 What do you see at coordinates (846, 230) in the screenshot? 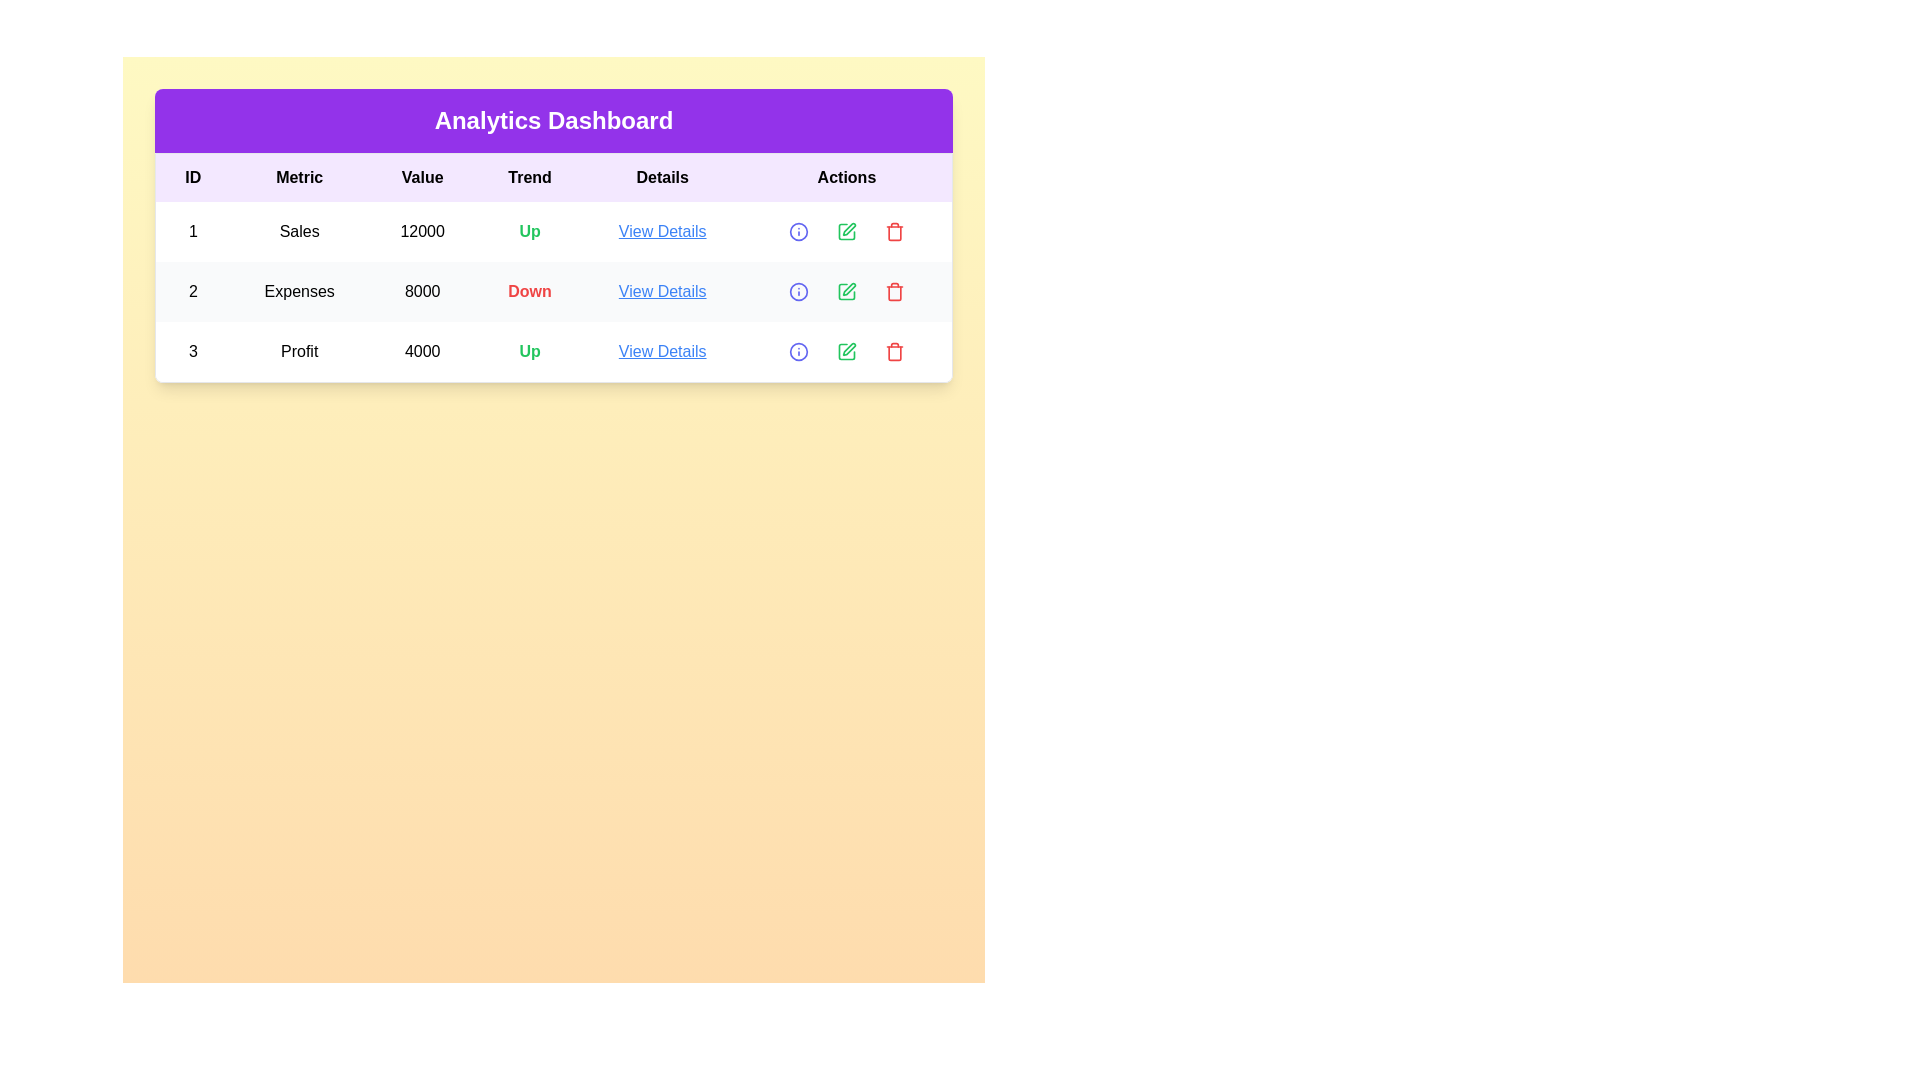
I see `the edit icon button in the Actions column of the first row of the table` at bounding box center [846, 230].